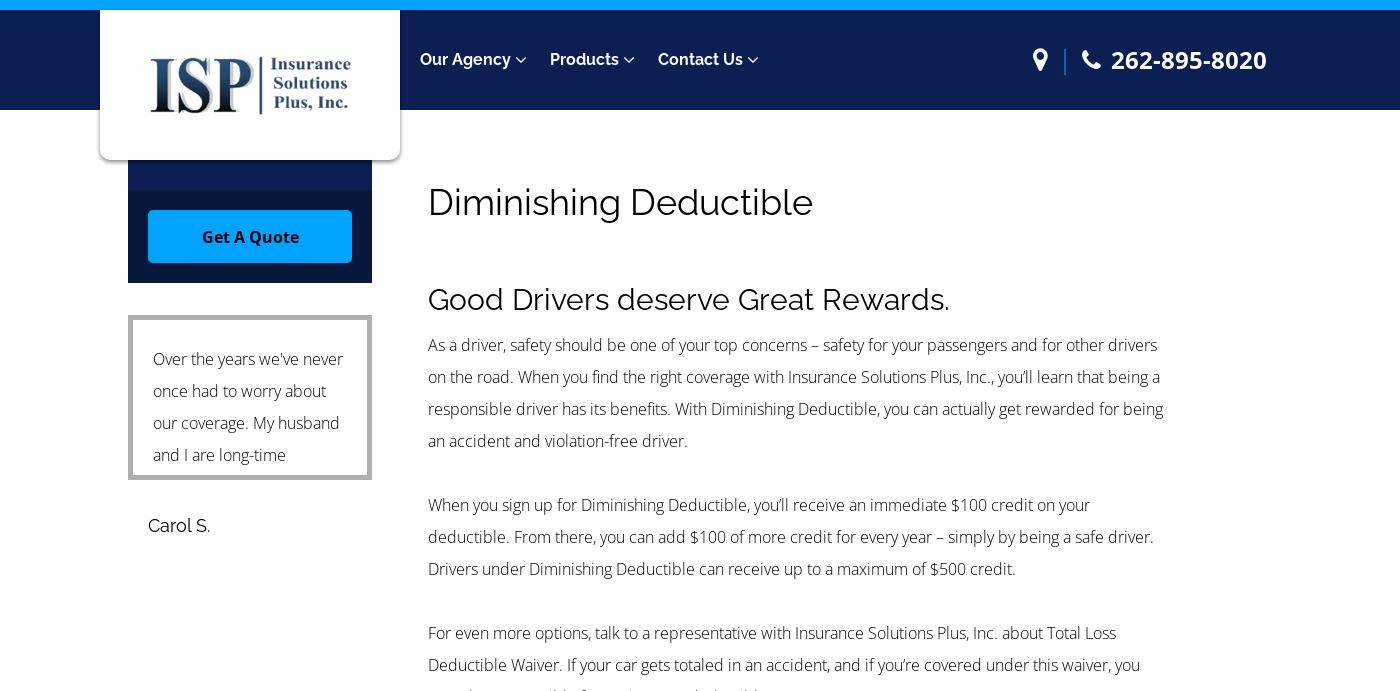  What do you see at coordinates (247, 437) in the screenshot?
I see `'Over the years we've never once had to worry about our coverage. My husband and I are long-time customers and proud to be.'` at bounding box center [247, 437].